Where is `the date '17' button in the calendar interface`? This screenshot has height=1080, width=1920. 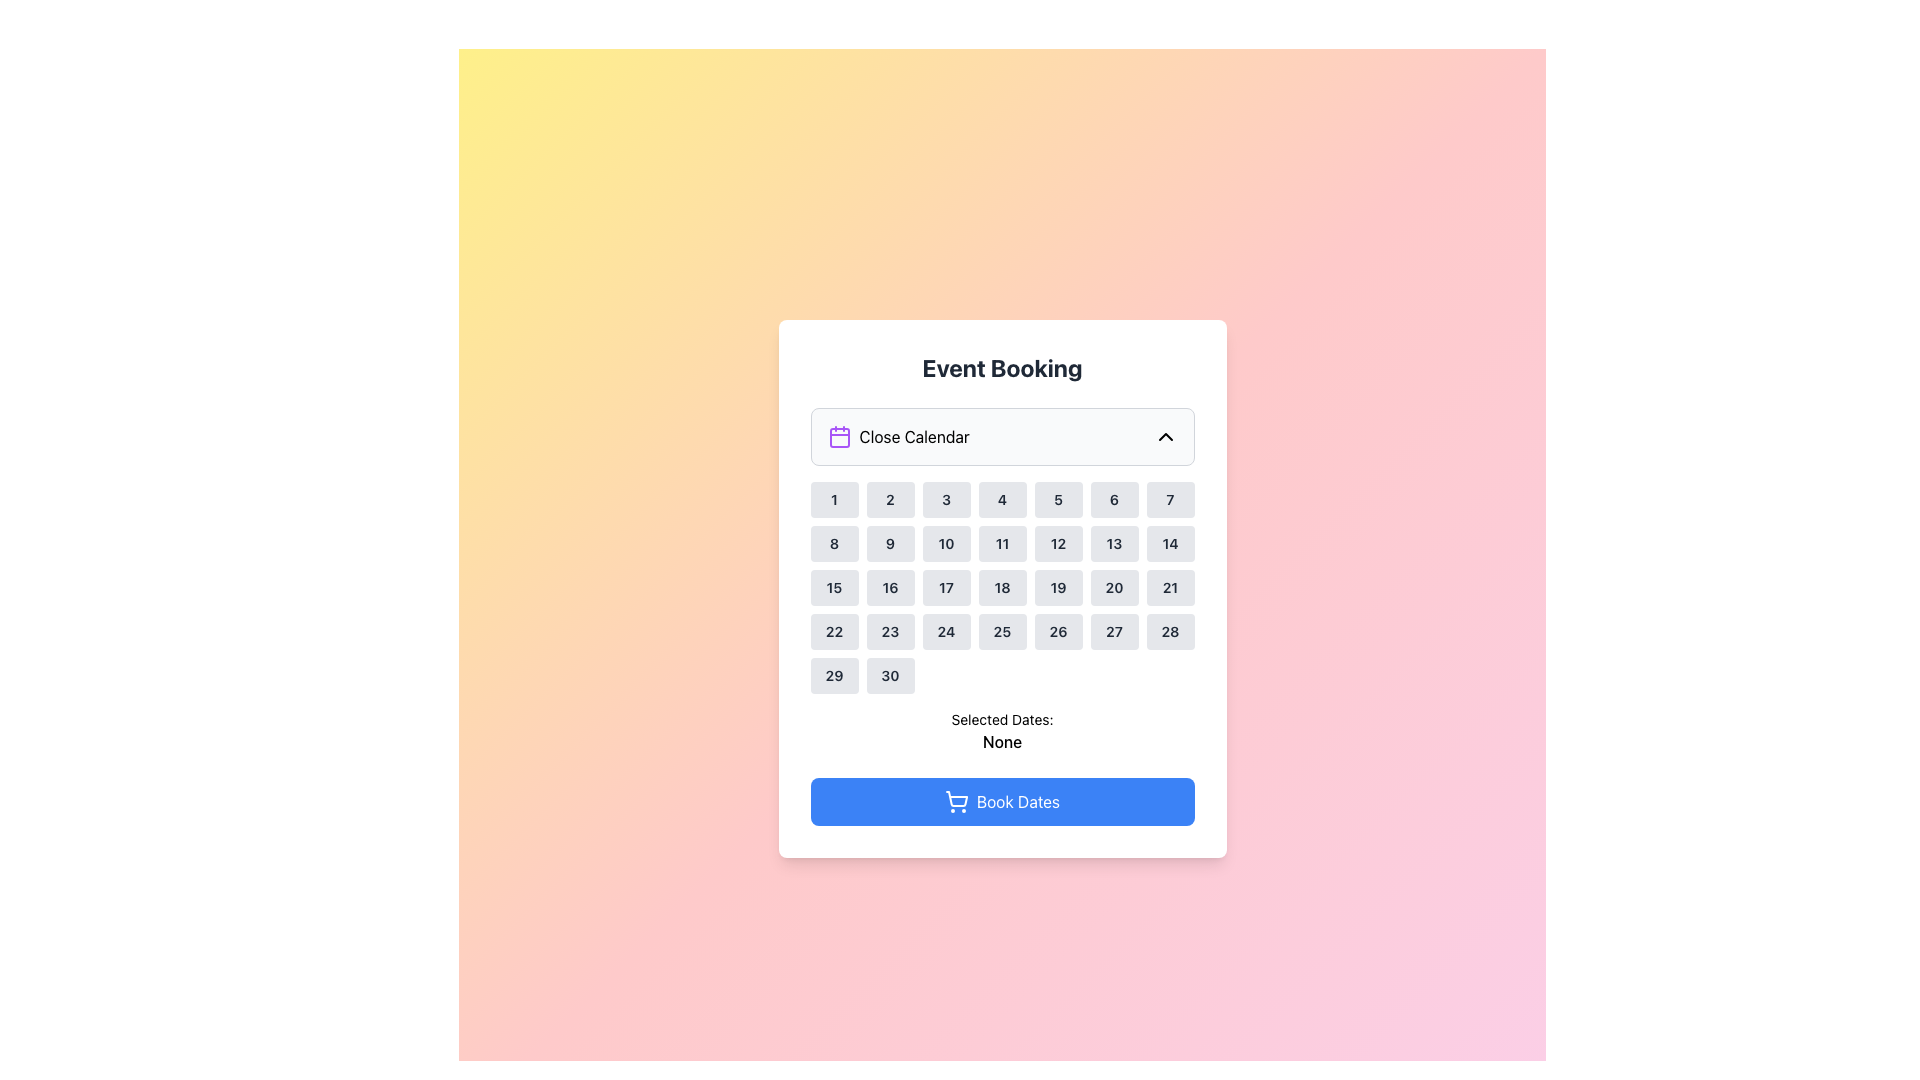 the date '17' button in the calendar interface is located at coordinates (945, 586).